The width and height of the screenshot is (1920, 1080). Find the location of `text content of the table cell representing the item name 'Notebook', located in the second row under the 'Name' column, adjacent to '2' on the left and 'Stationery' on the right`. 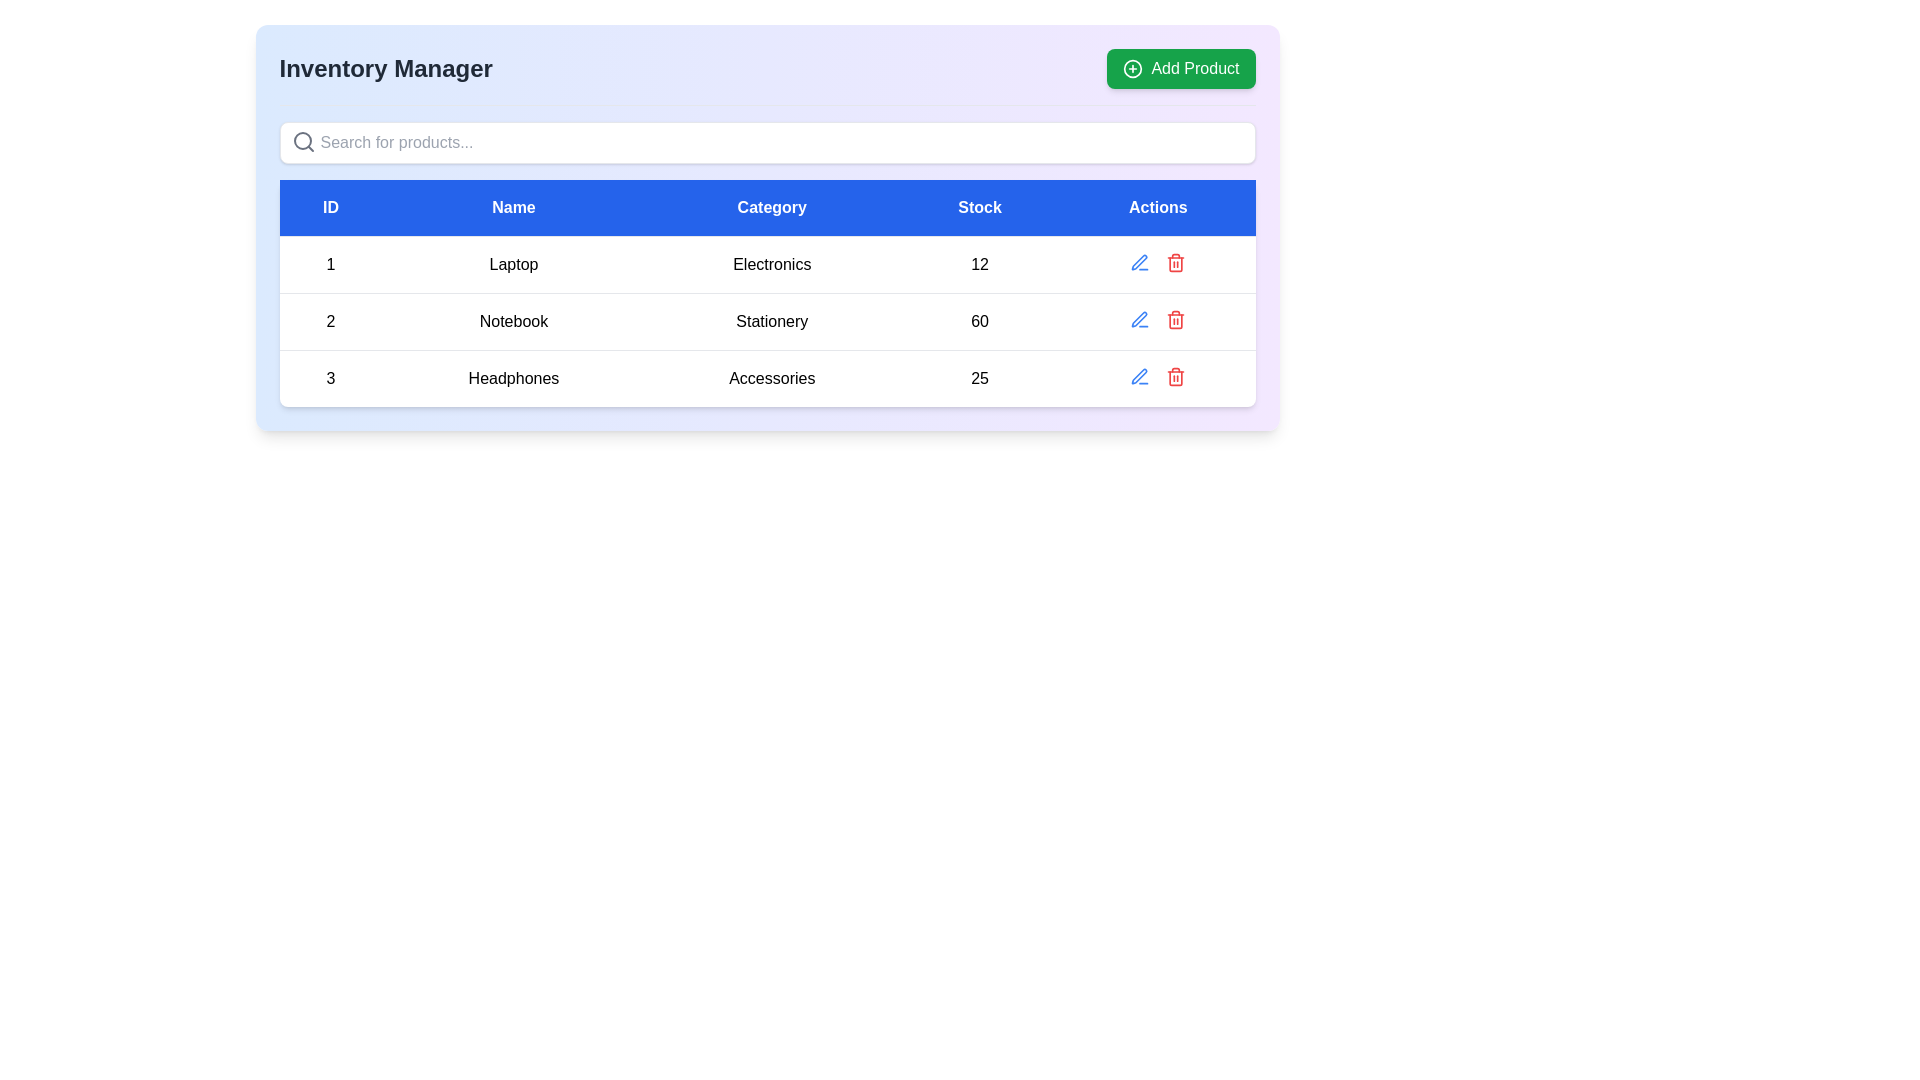

text content of the table cell representing the item name 'Notebook', located in the second row under the 'Name' column, adjacent to '2' on the left and 'Stationery' on the right is located at coordinates (513, 320).